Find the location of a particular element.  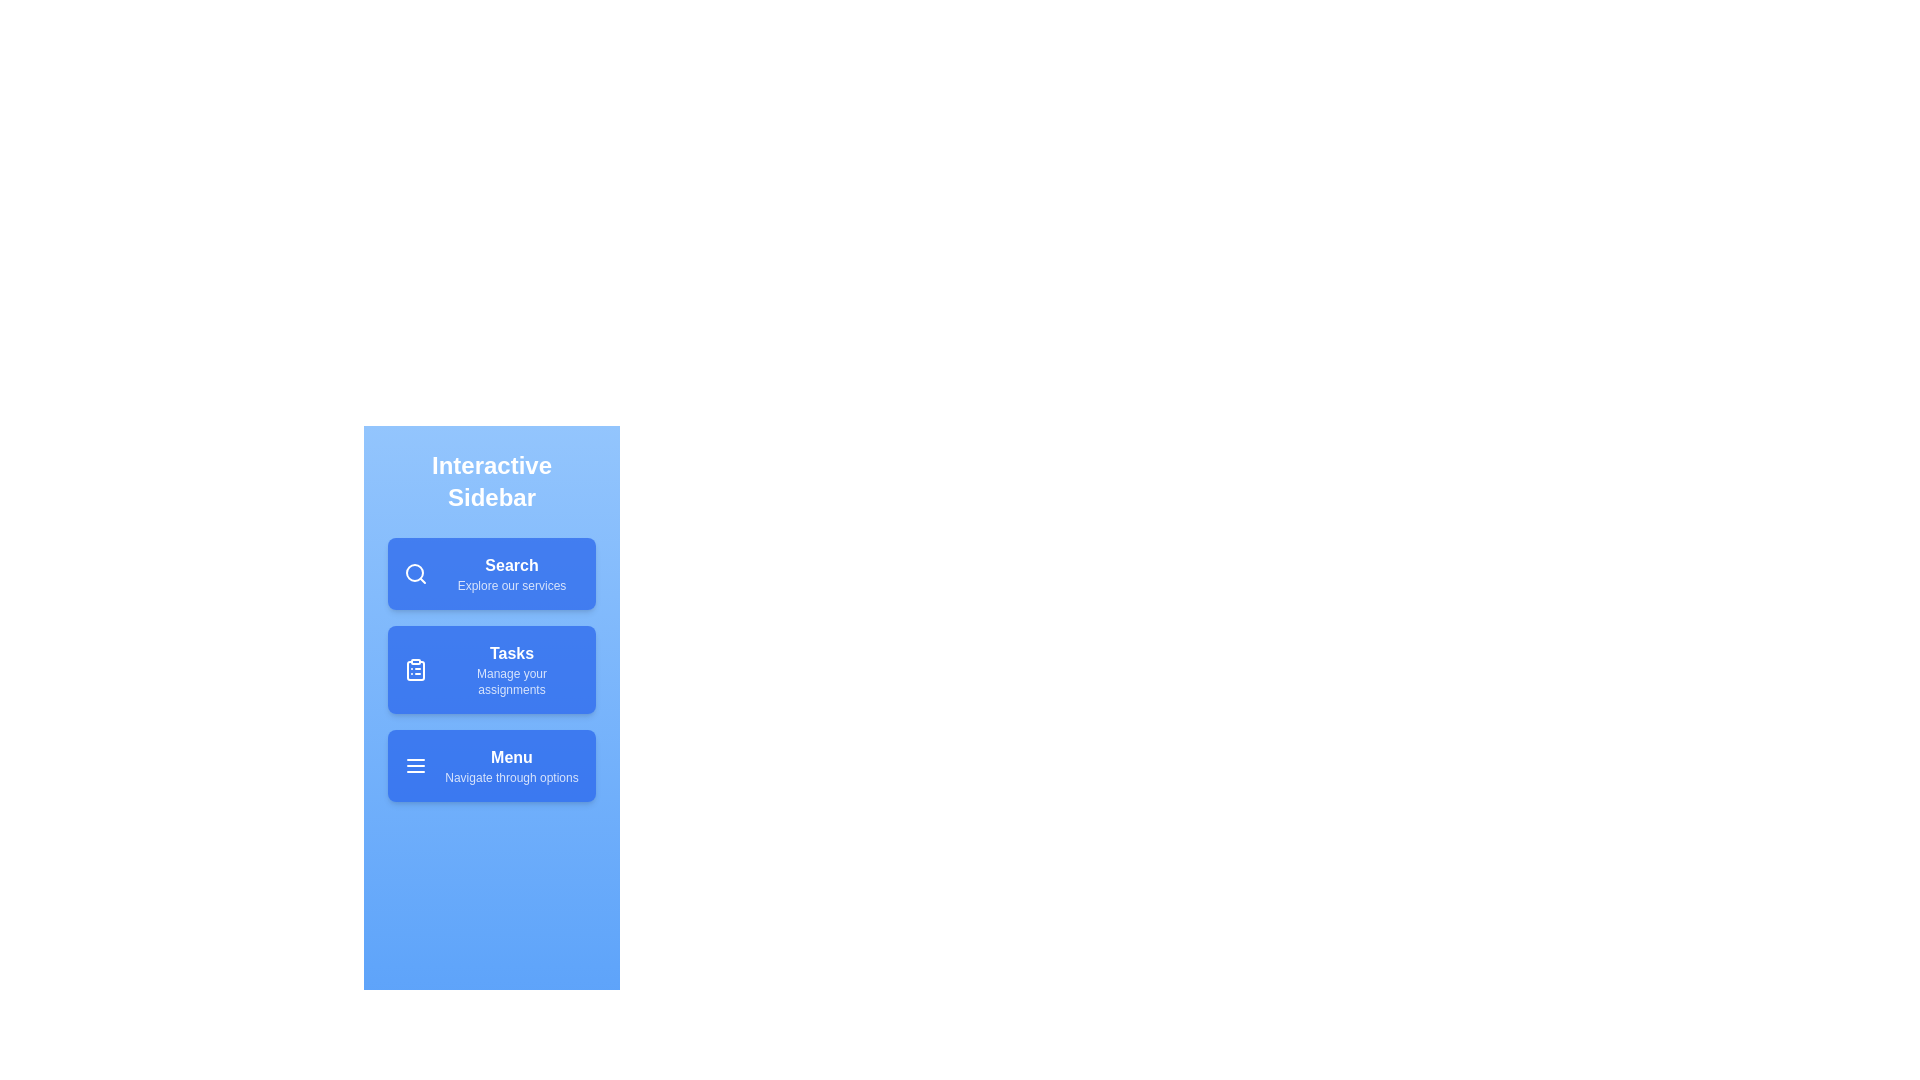

the menu item Search to see the hover effect is located at coordinates (491, 574).